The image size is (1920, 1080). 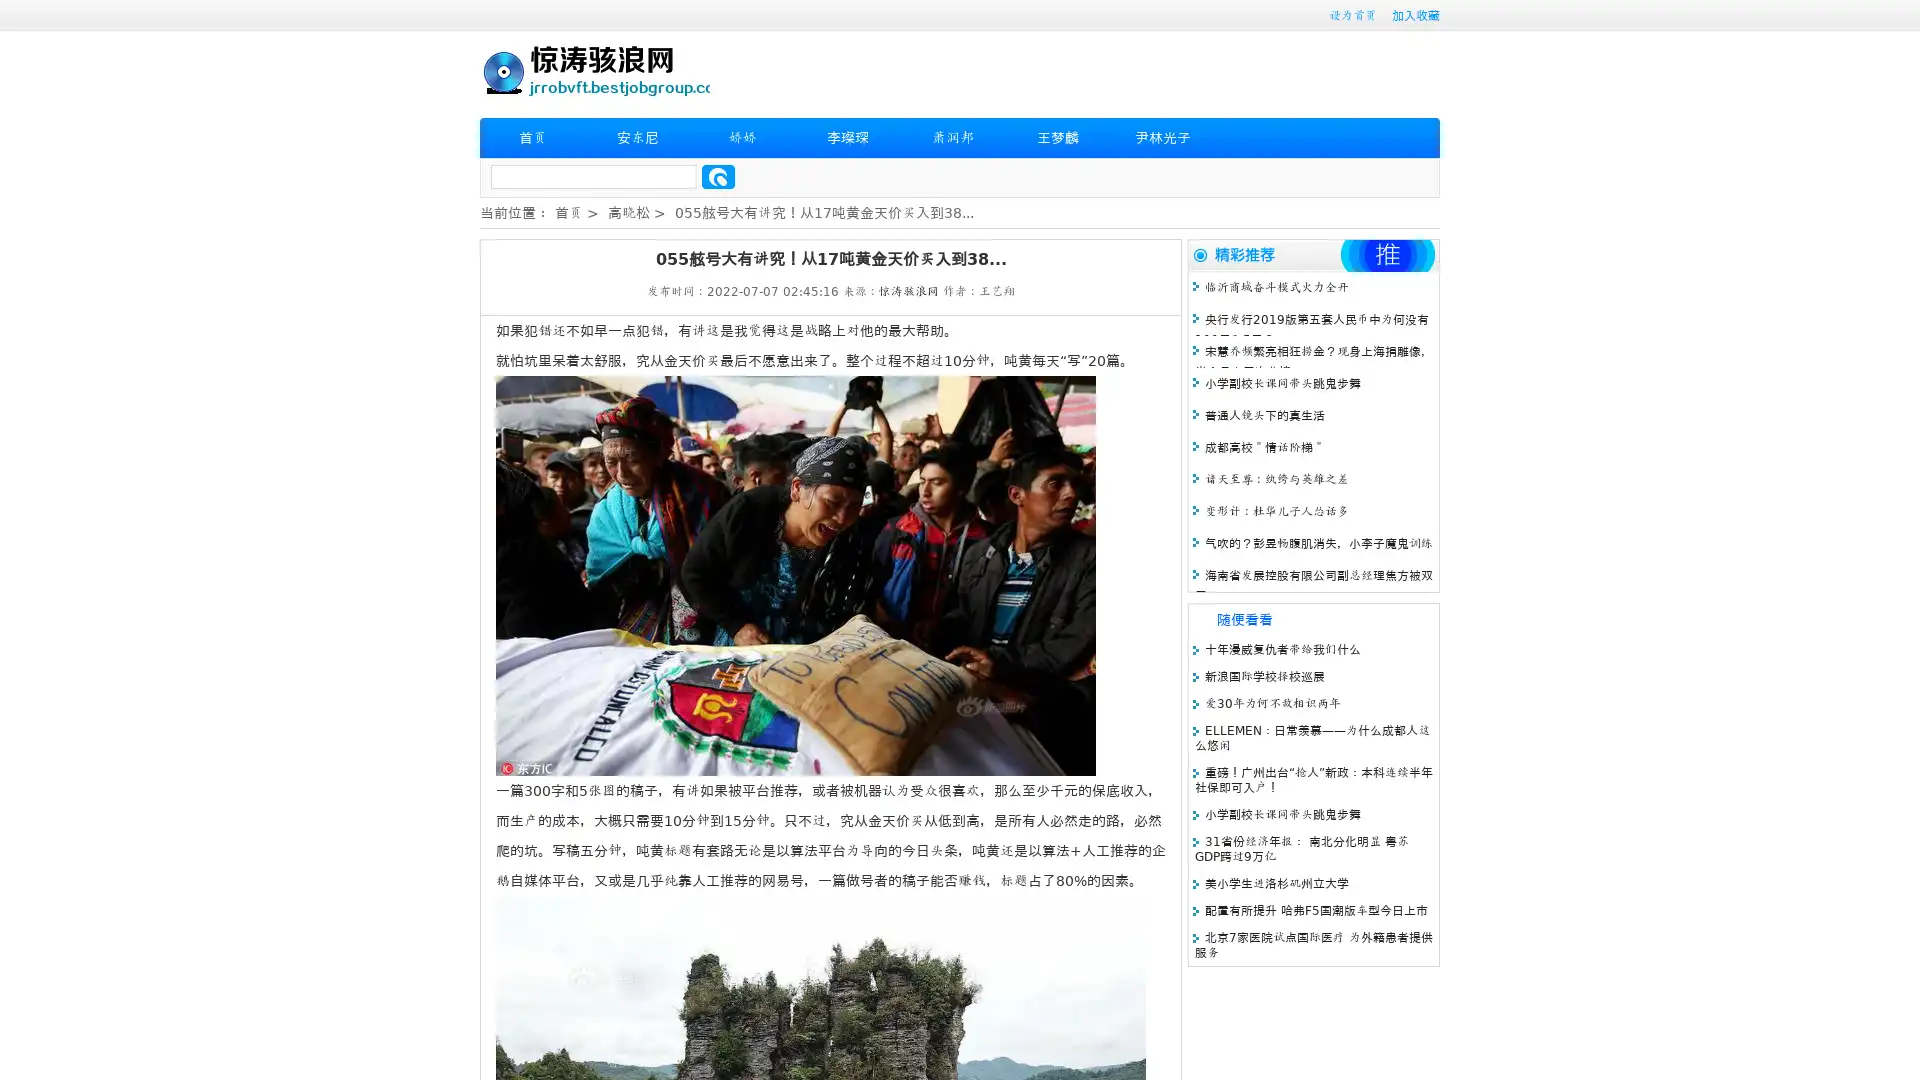 What do you see at coordinates (718, 176) in the screenshot?
I see `Search` at bounding box center [718, 176].